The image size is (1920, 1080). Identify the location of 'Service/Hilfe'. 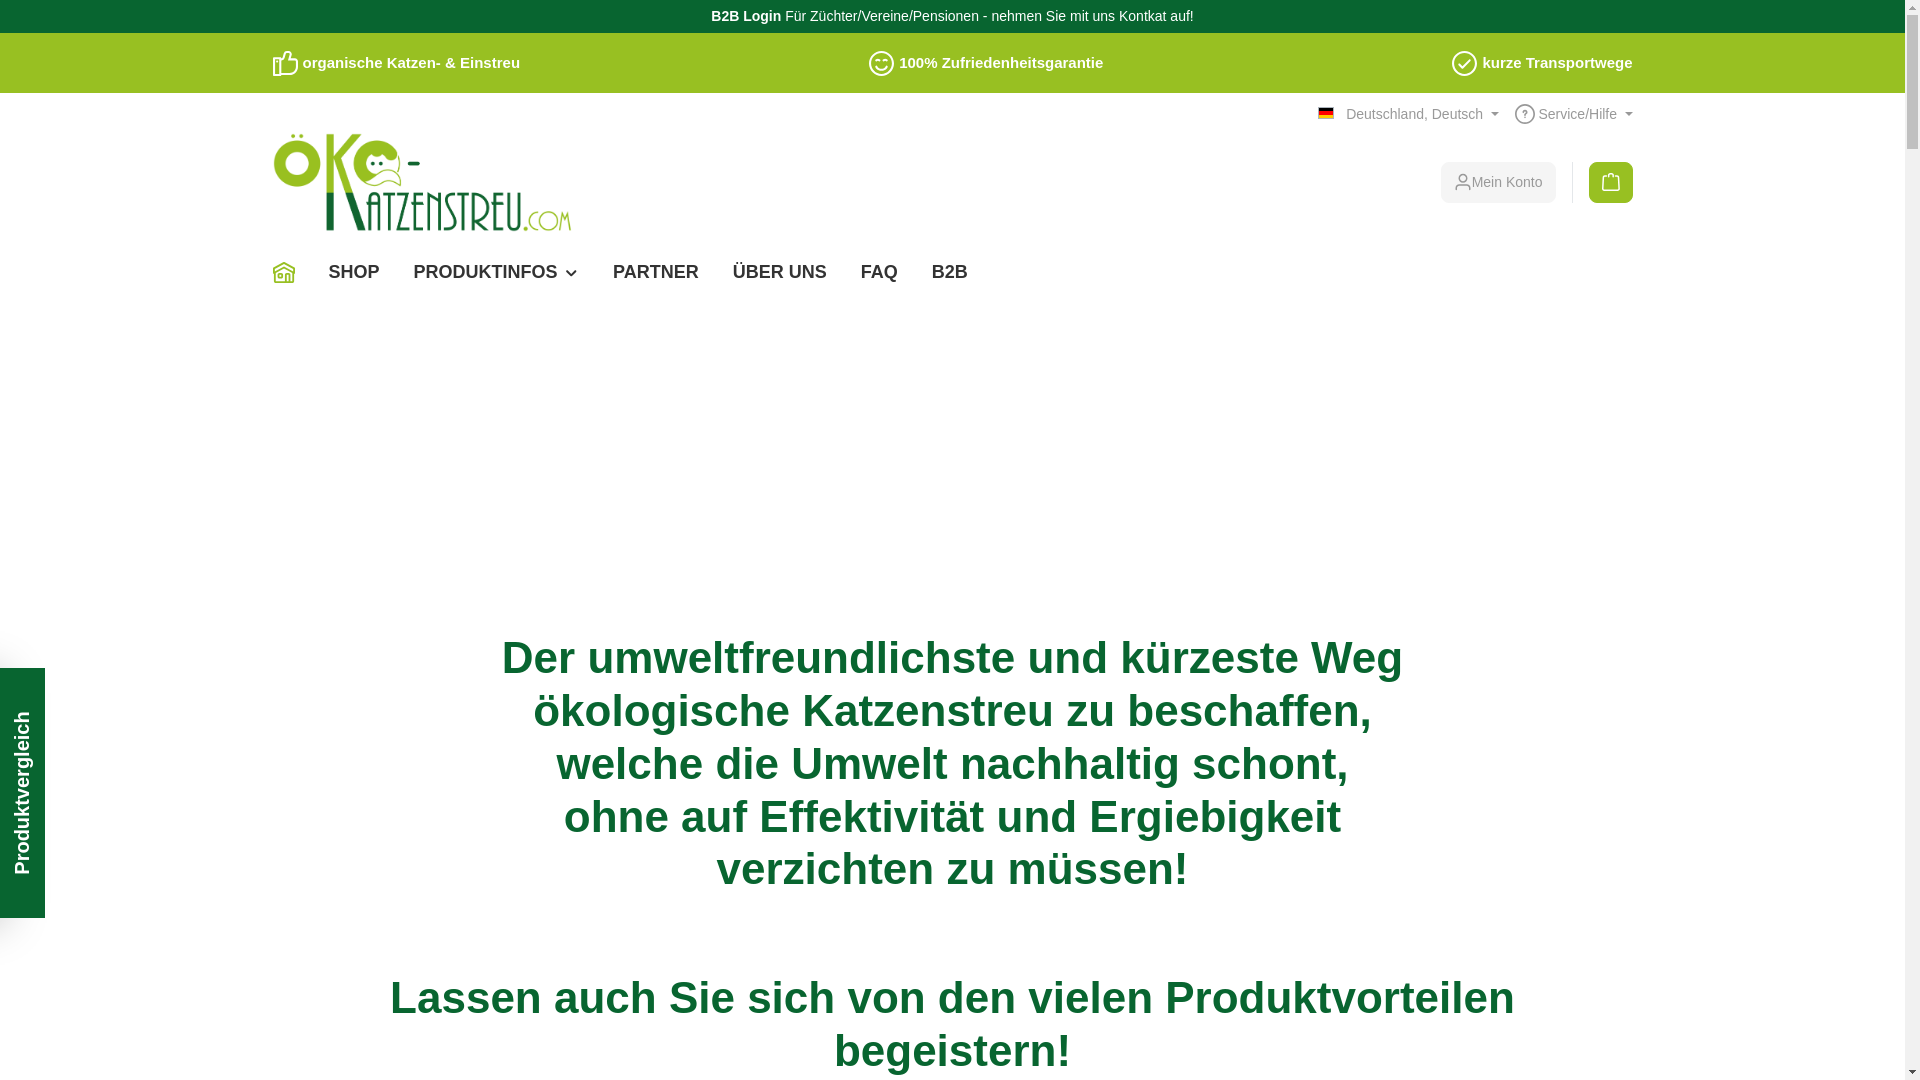
(1573, 114).